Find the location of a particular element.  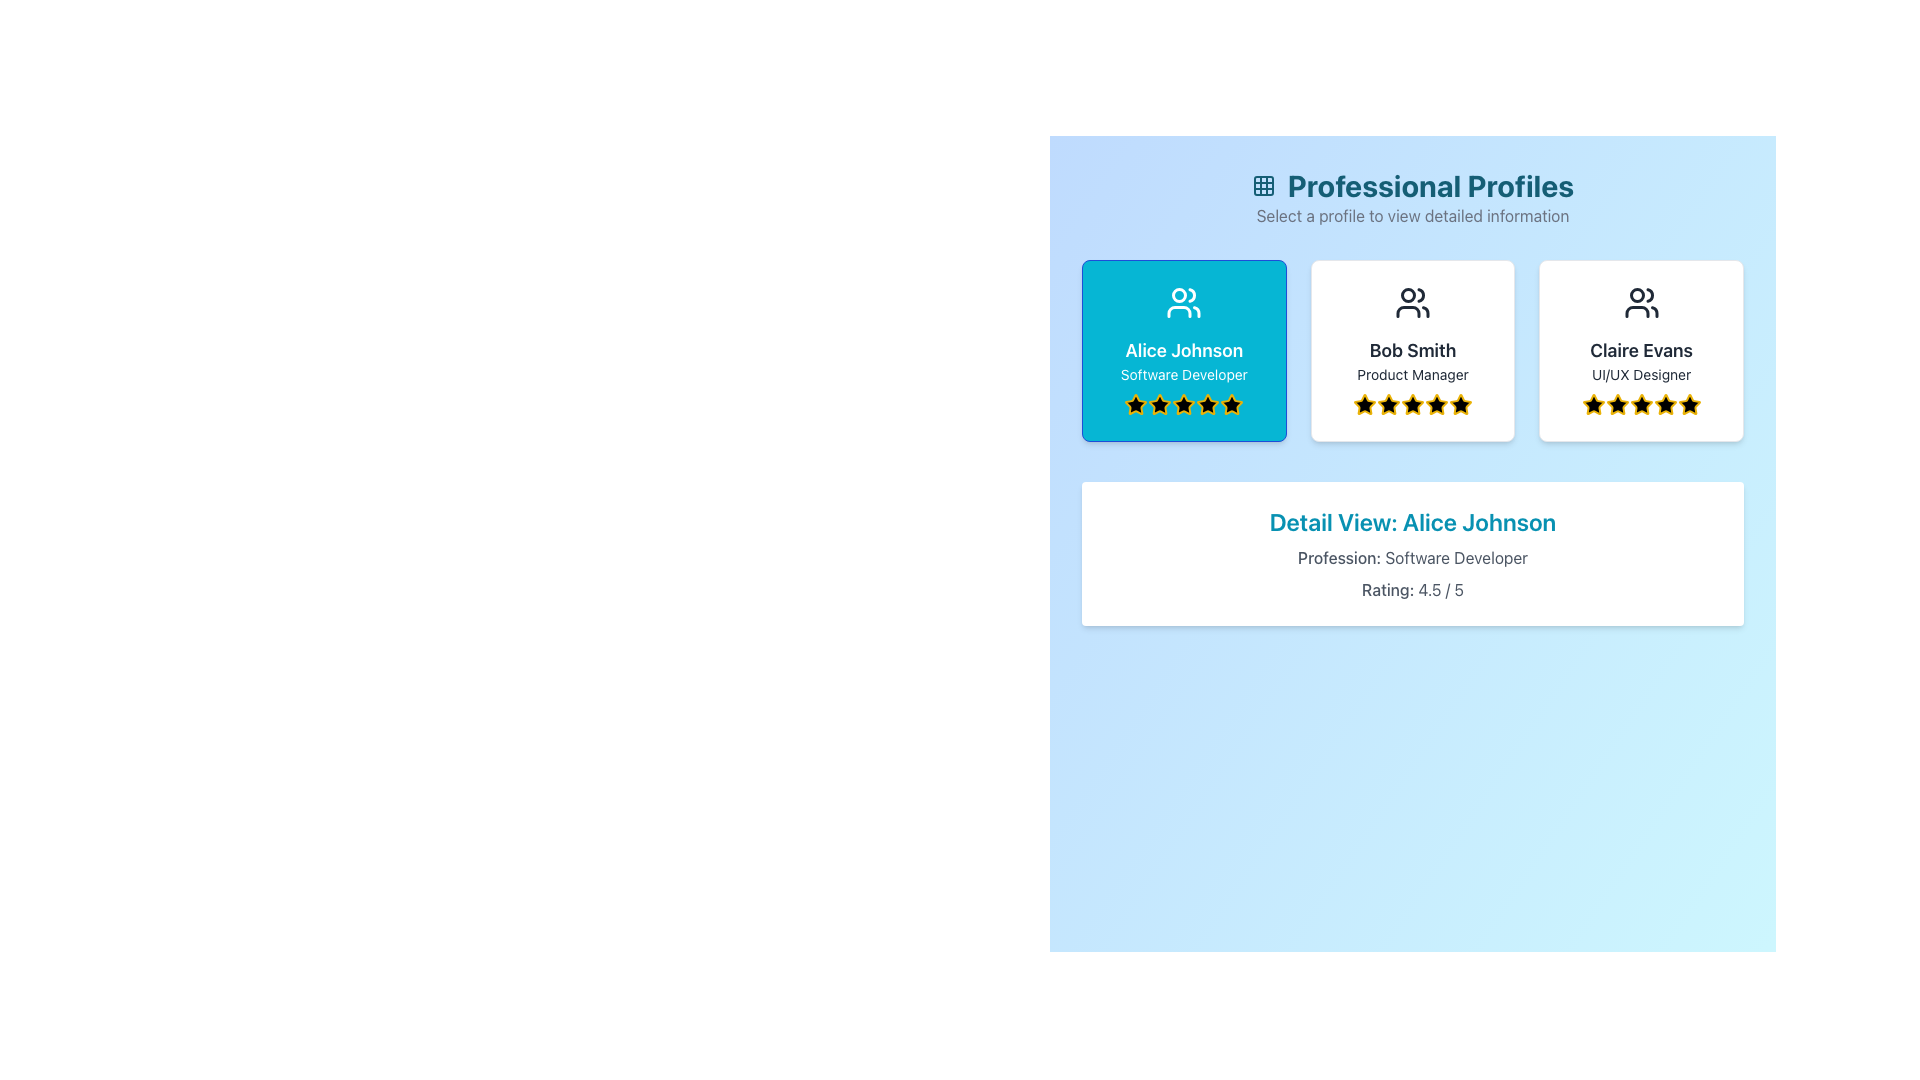

the fifth star icon in the rating display under 'Claire Evans, UI/UX Designer' in the upper-right card of the 'Professional Profiles' section is located at coordinates (1688, 404).